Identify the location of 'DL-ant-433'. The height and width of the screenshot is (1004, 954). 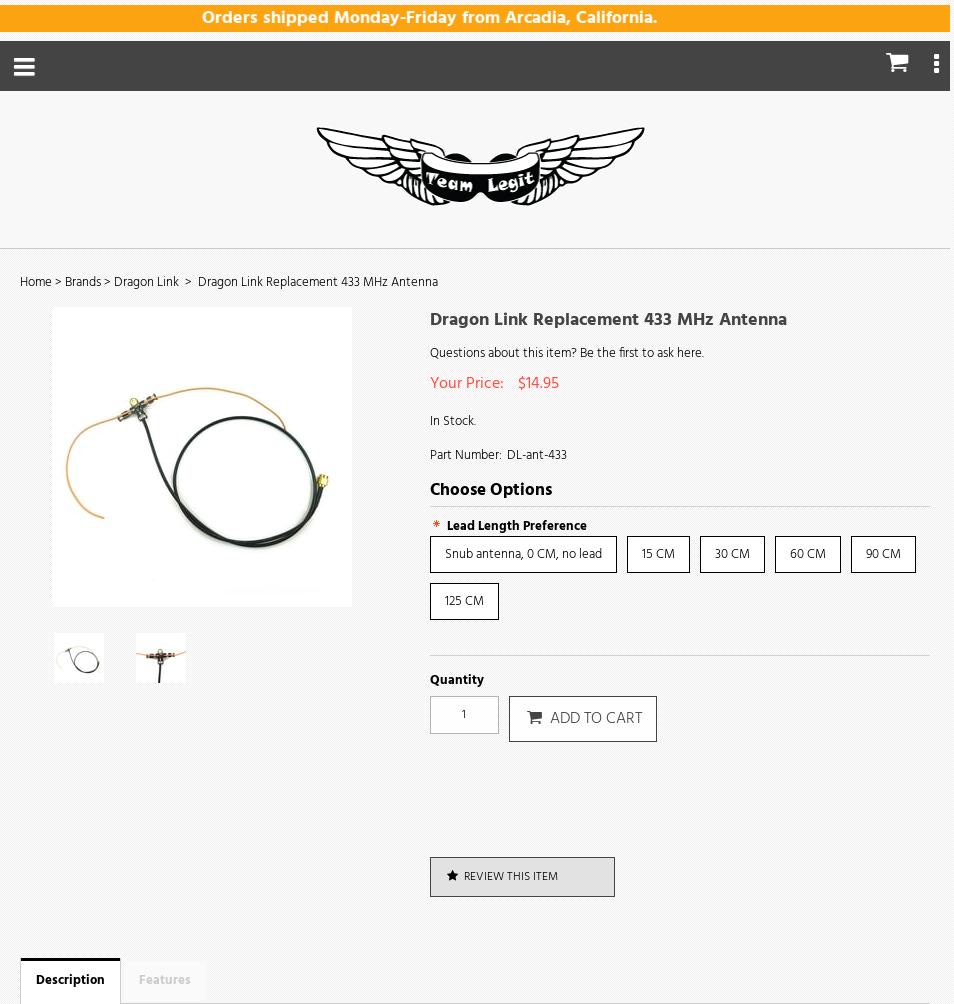
(534, 454).